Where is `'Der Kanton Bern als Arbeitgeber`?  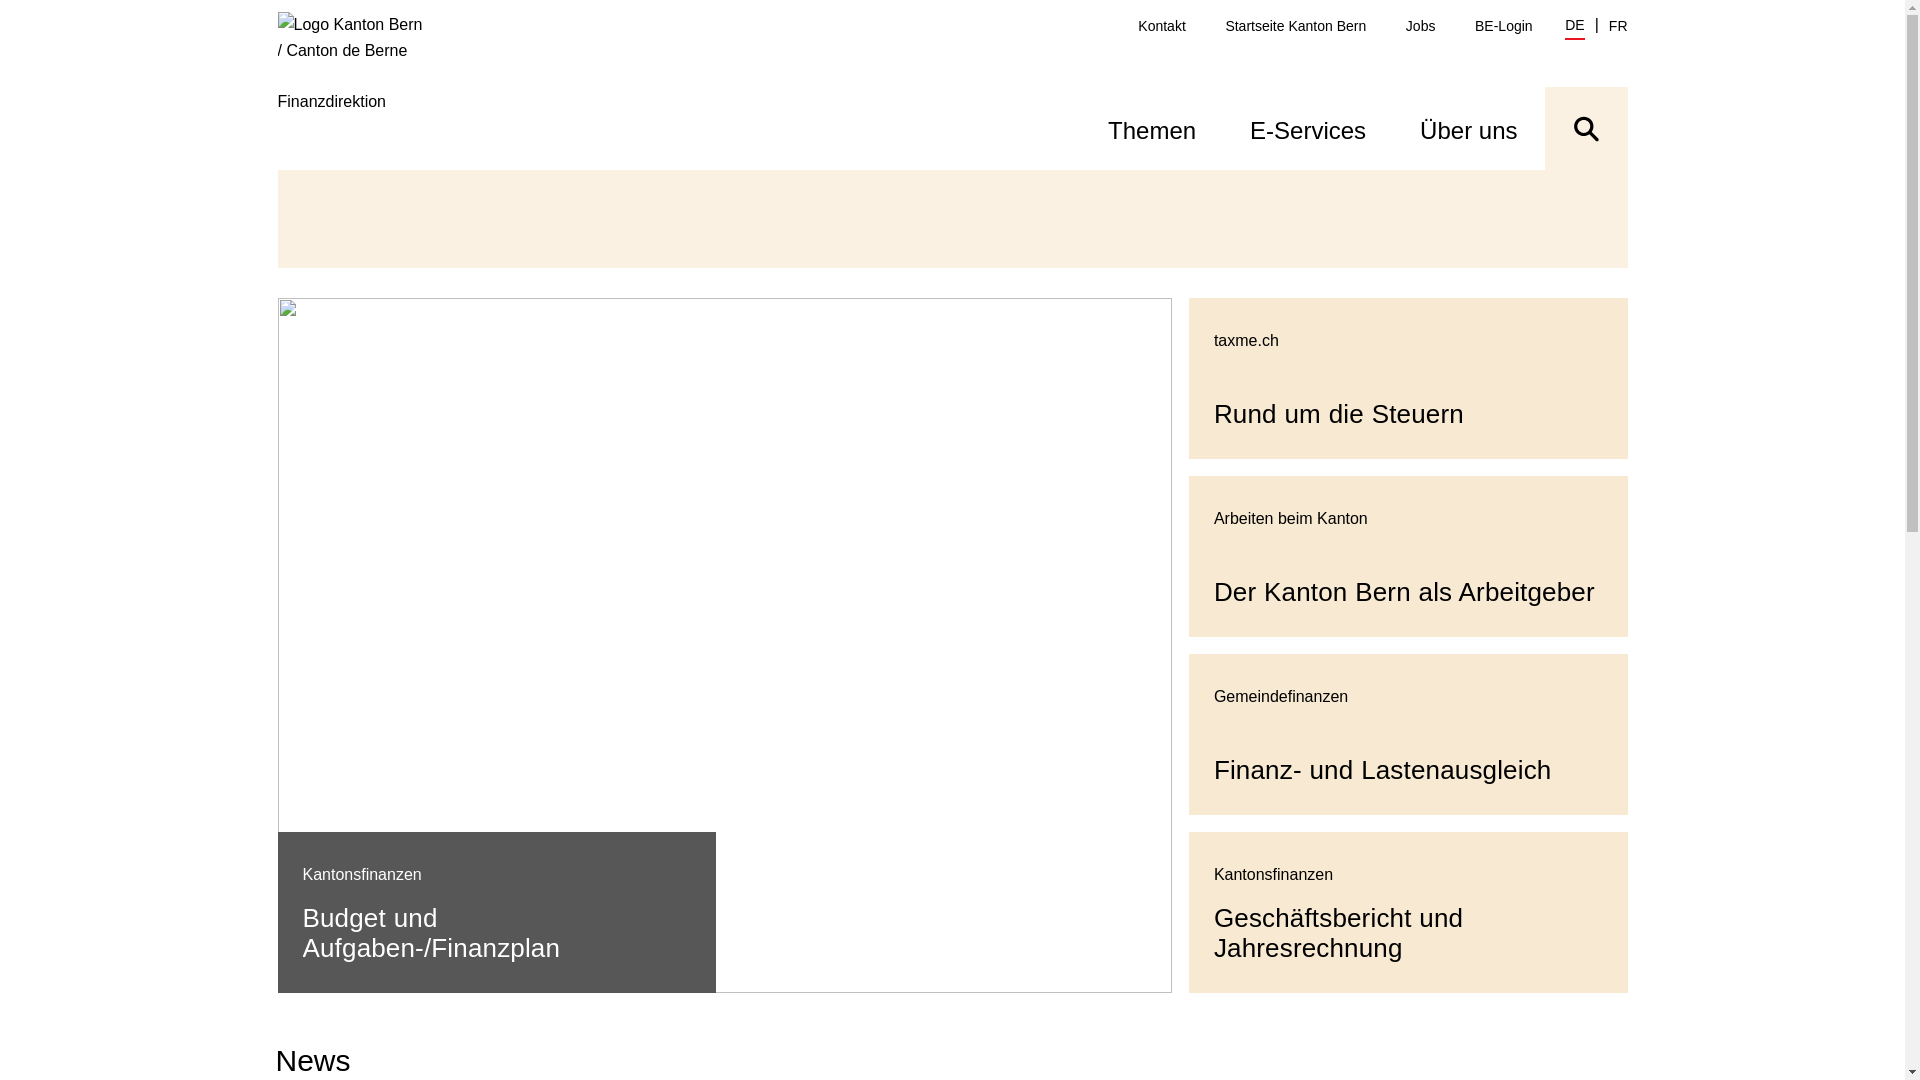 'Der Kanton Bern als Arbeitgeber is located at coordinates (1407, 556).